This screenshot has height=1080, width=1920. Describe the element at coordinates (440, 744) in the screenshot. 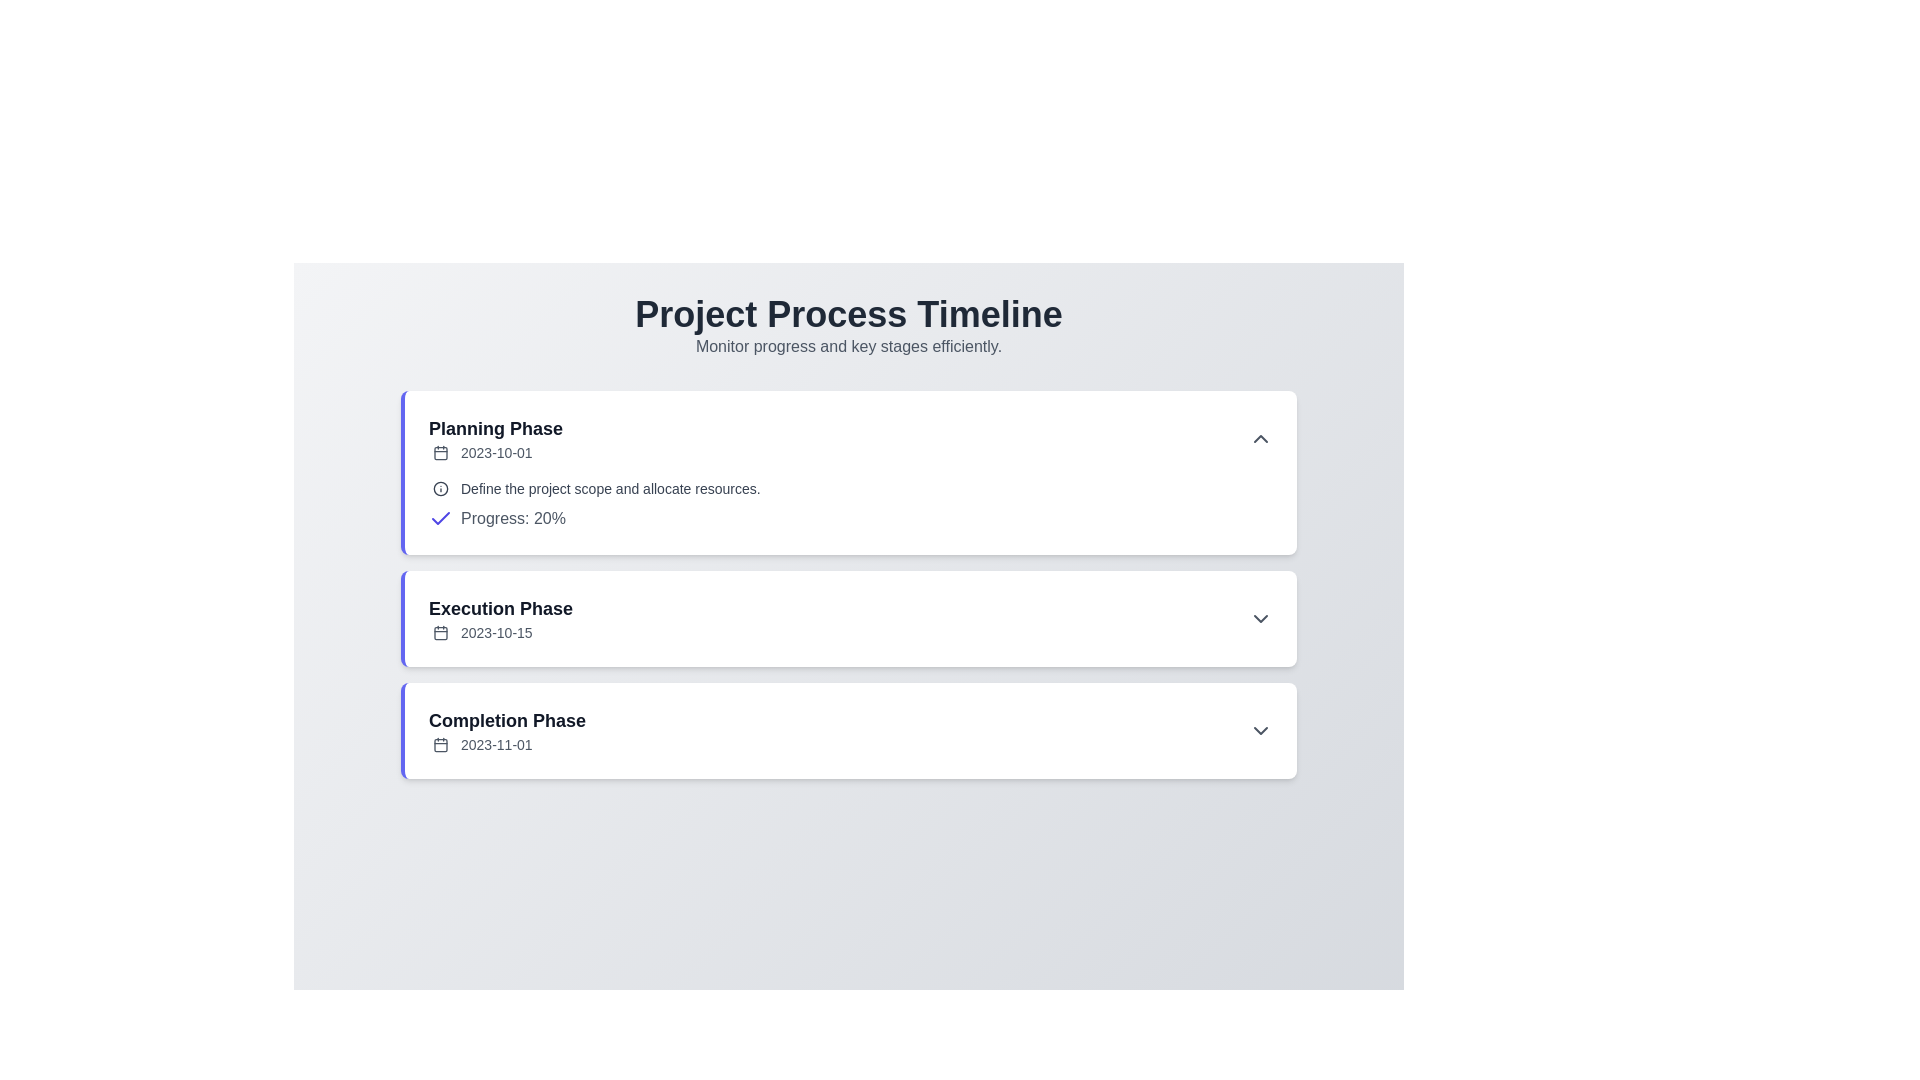

I see `the main rounded rectangle within the calendar icon located to the left side of the 'Completion Phase' section in the timeline interface` at that location.